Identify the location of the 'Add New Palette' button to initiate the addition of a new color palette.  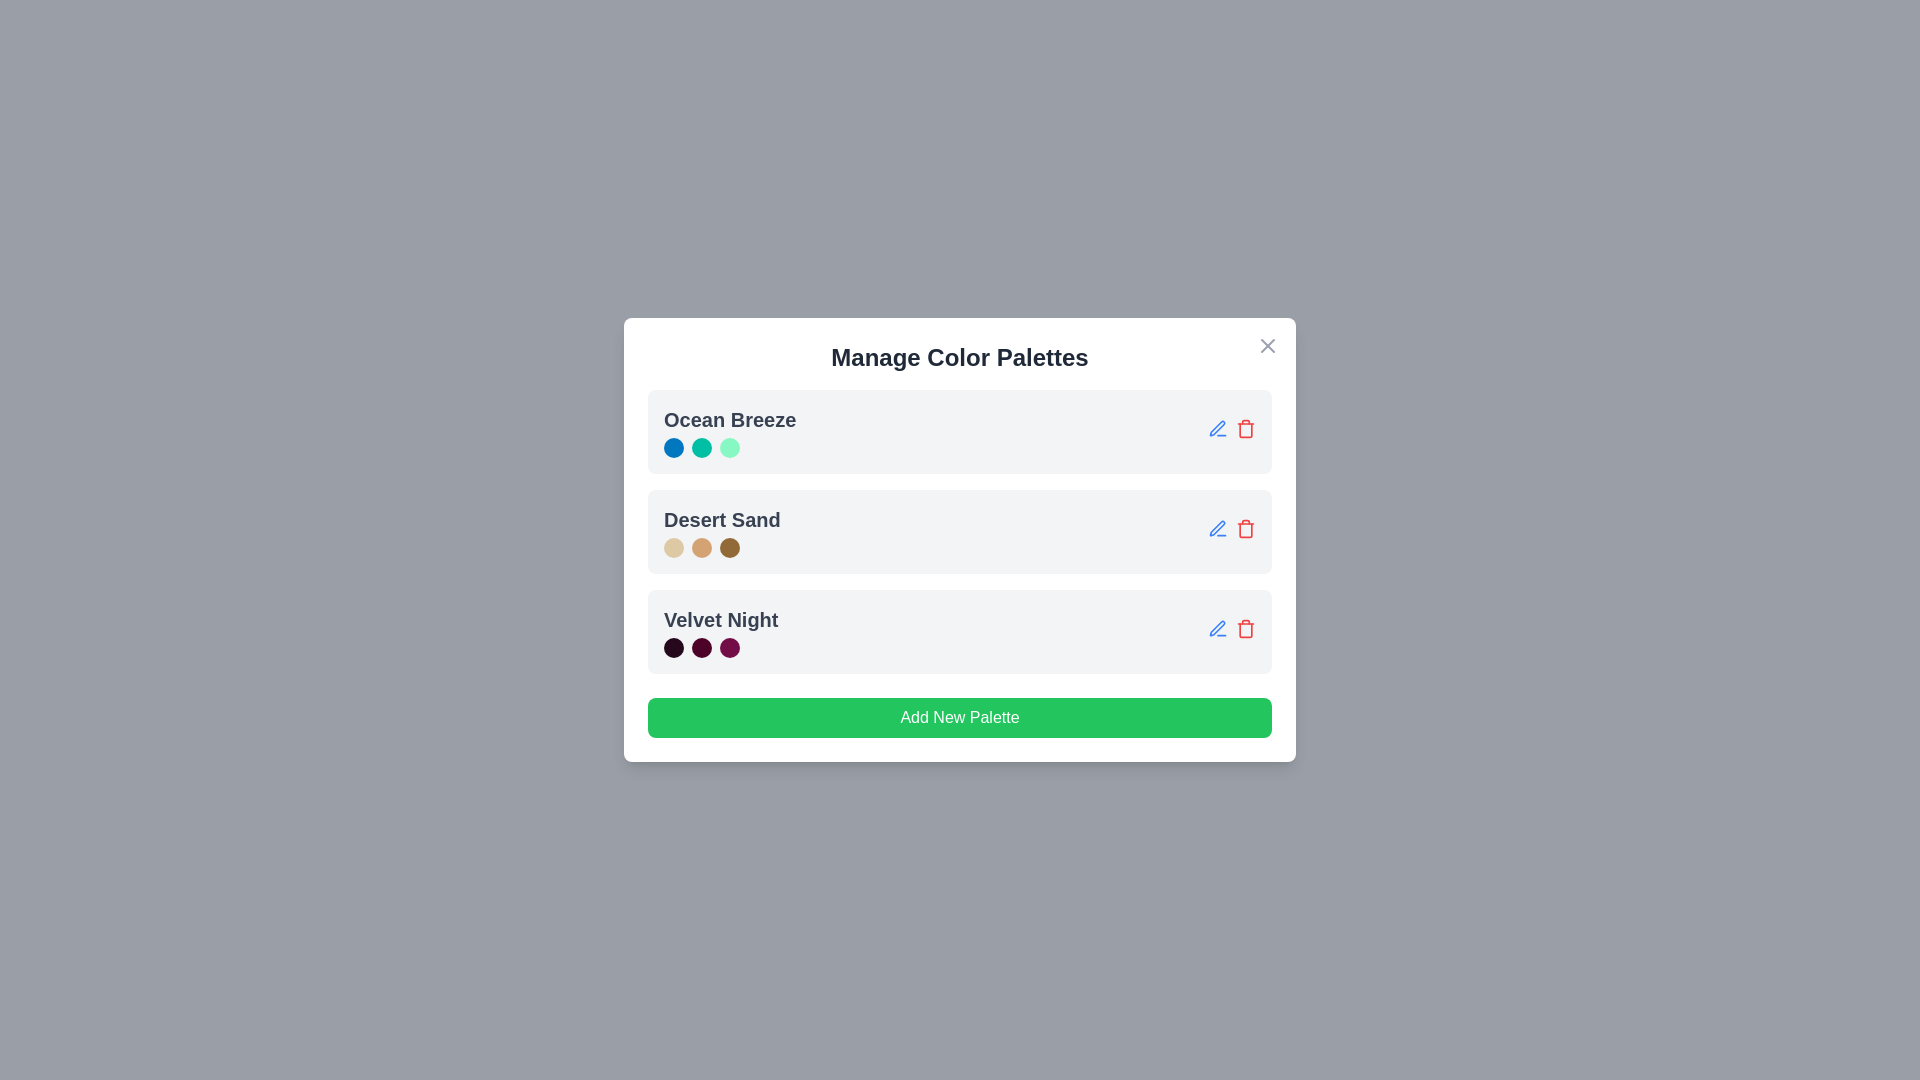
(960, 716).